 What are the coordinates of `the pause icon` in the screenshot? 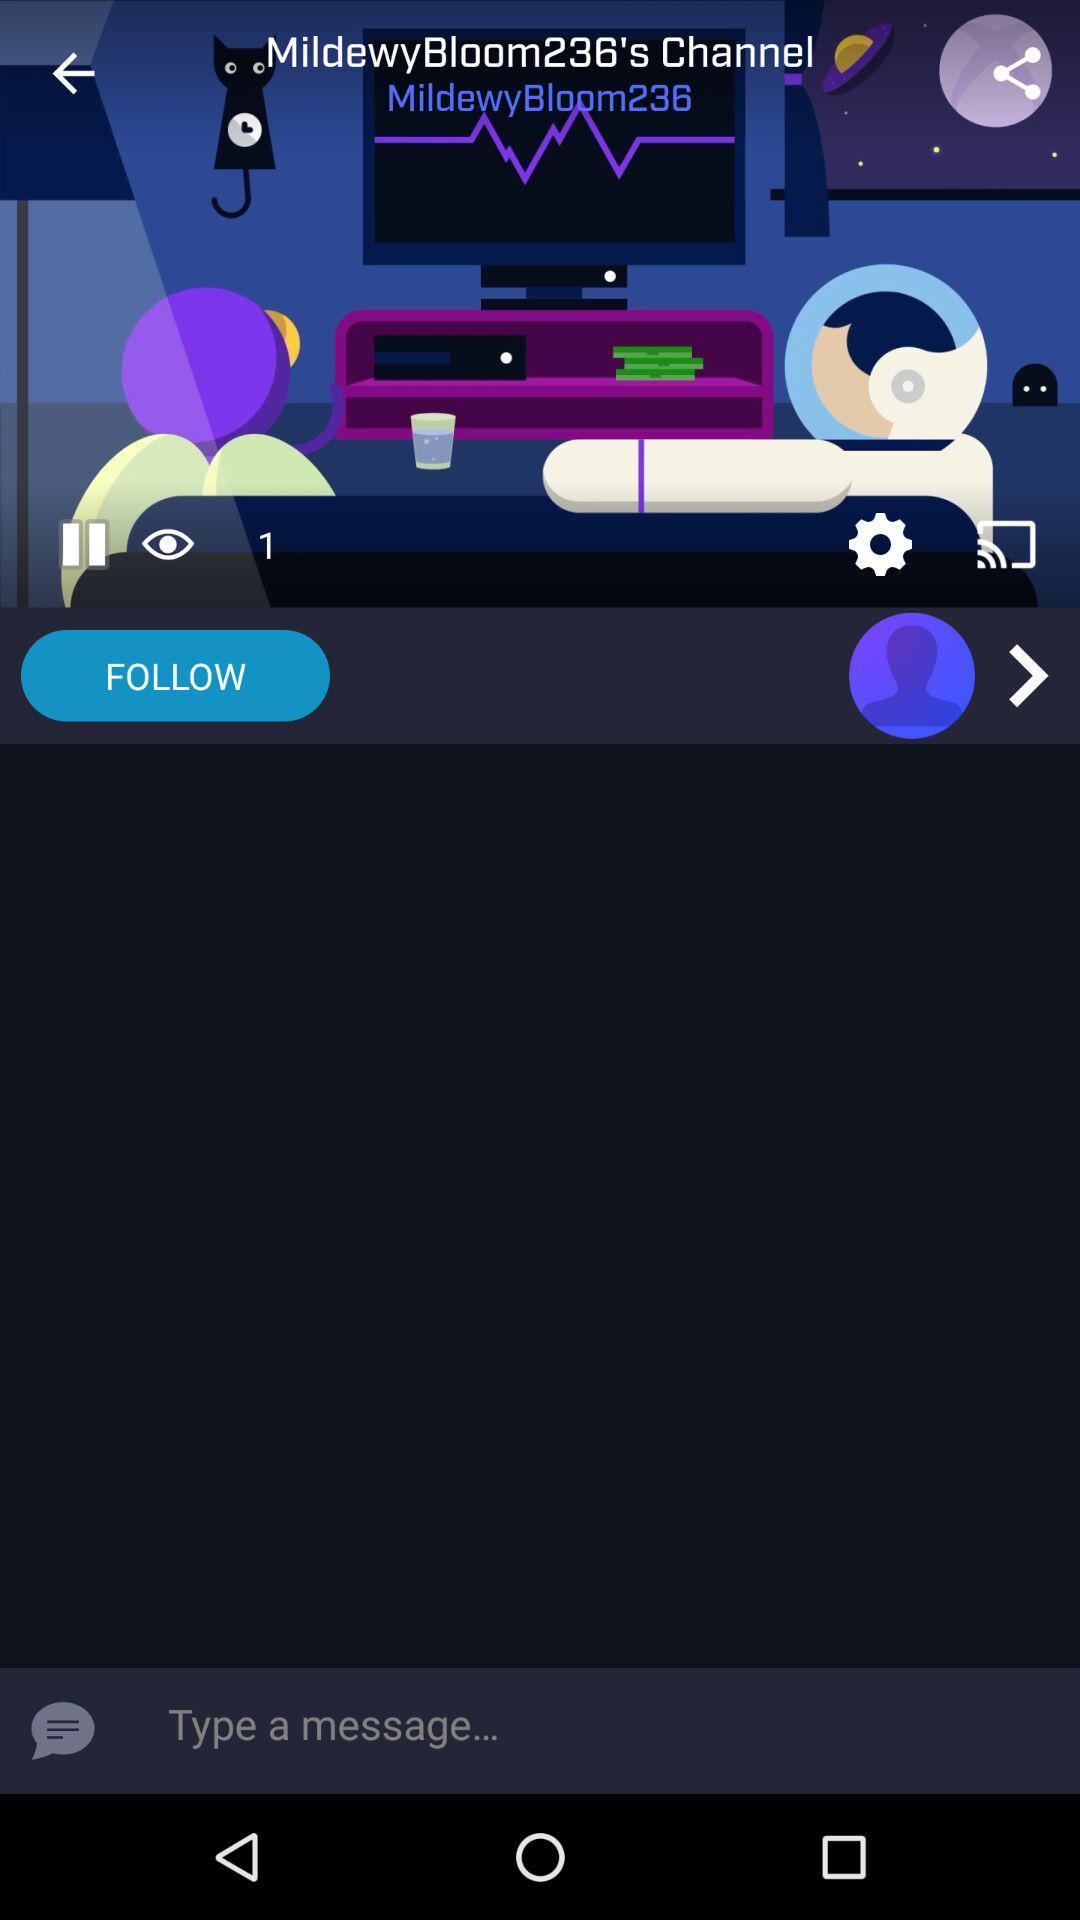 It's located at (91, 544).